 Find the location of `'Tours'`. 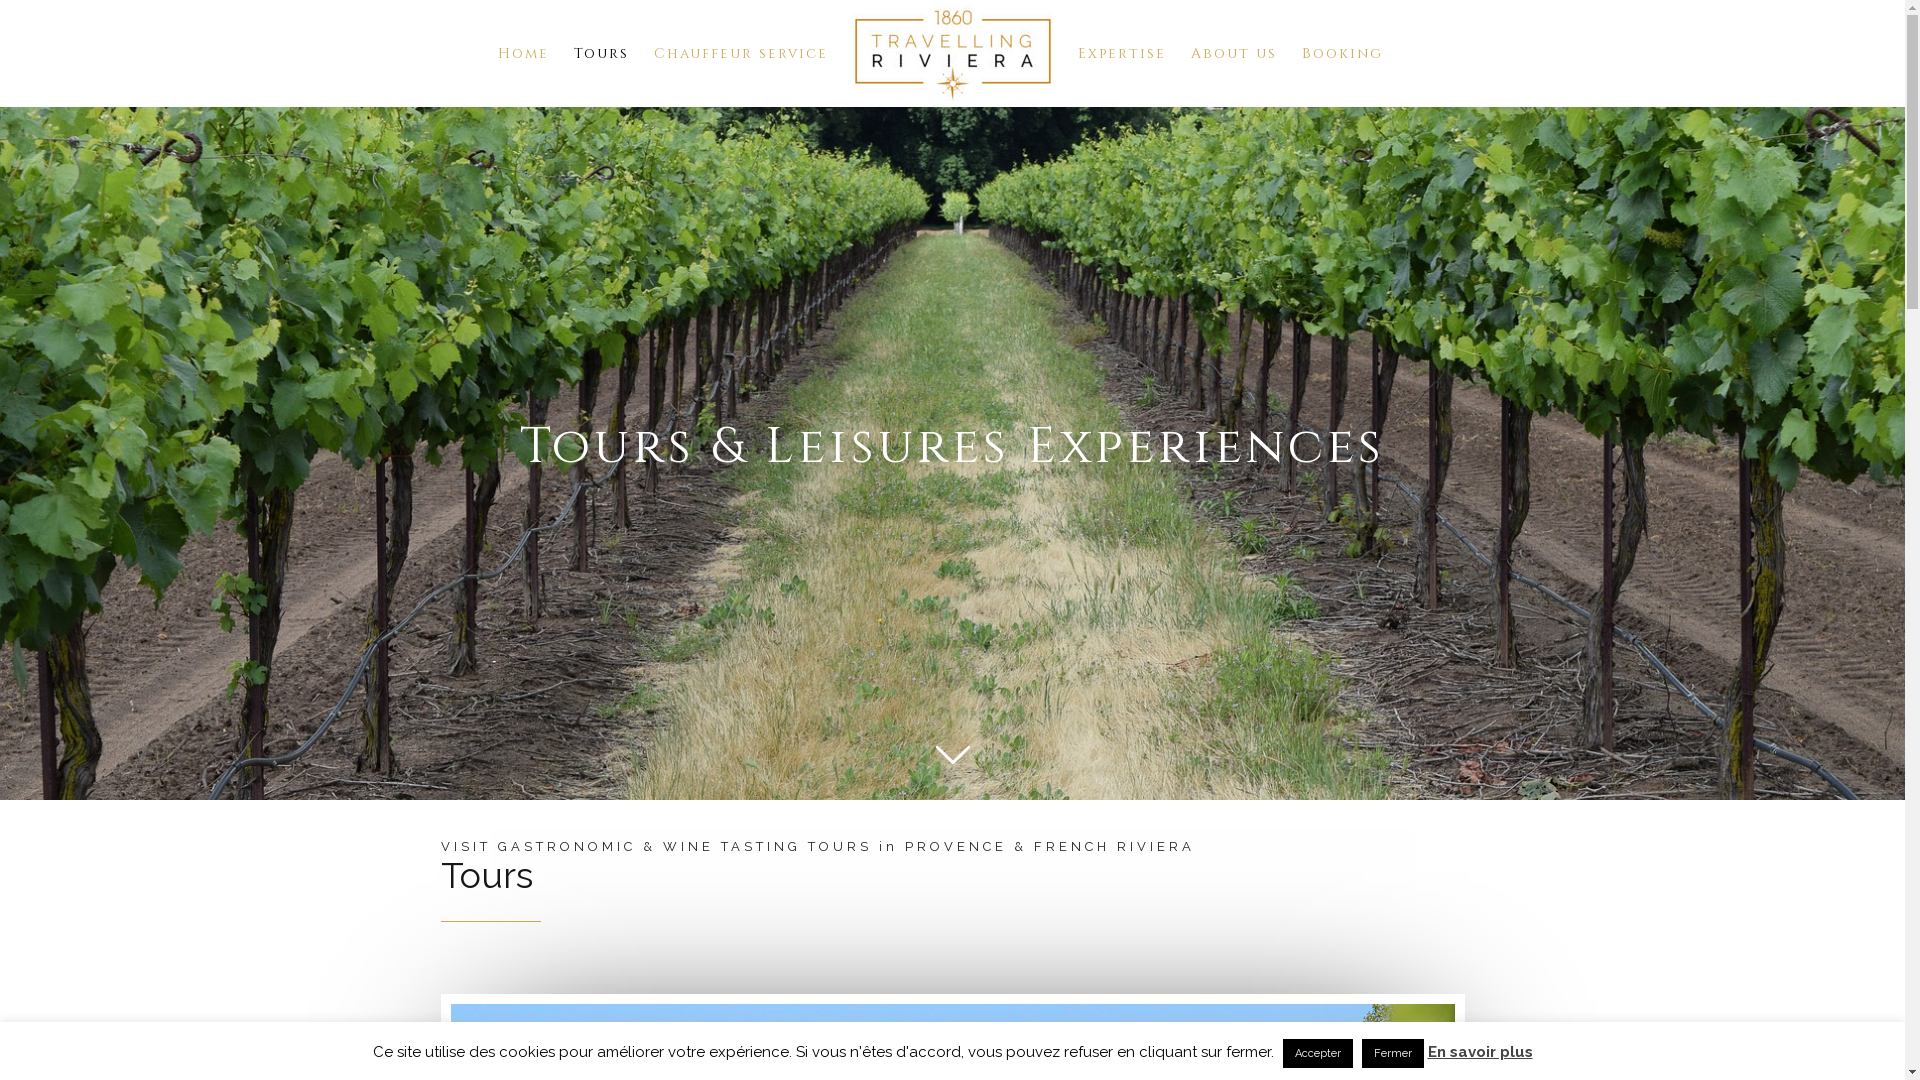

'Tours' is located at coordinates (600, 53).